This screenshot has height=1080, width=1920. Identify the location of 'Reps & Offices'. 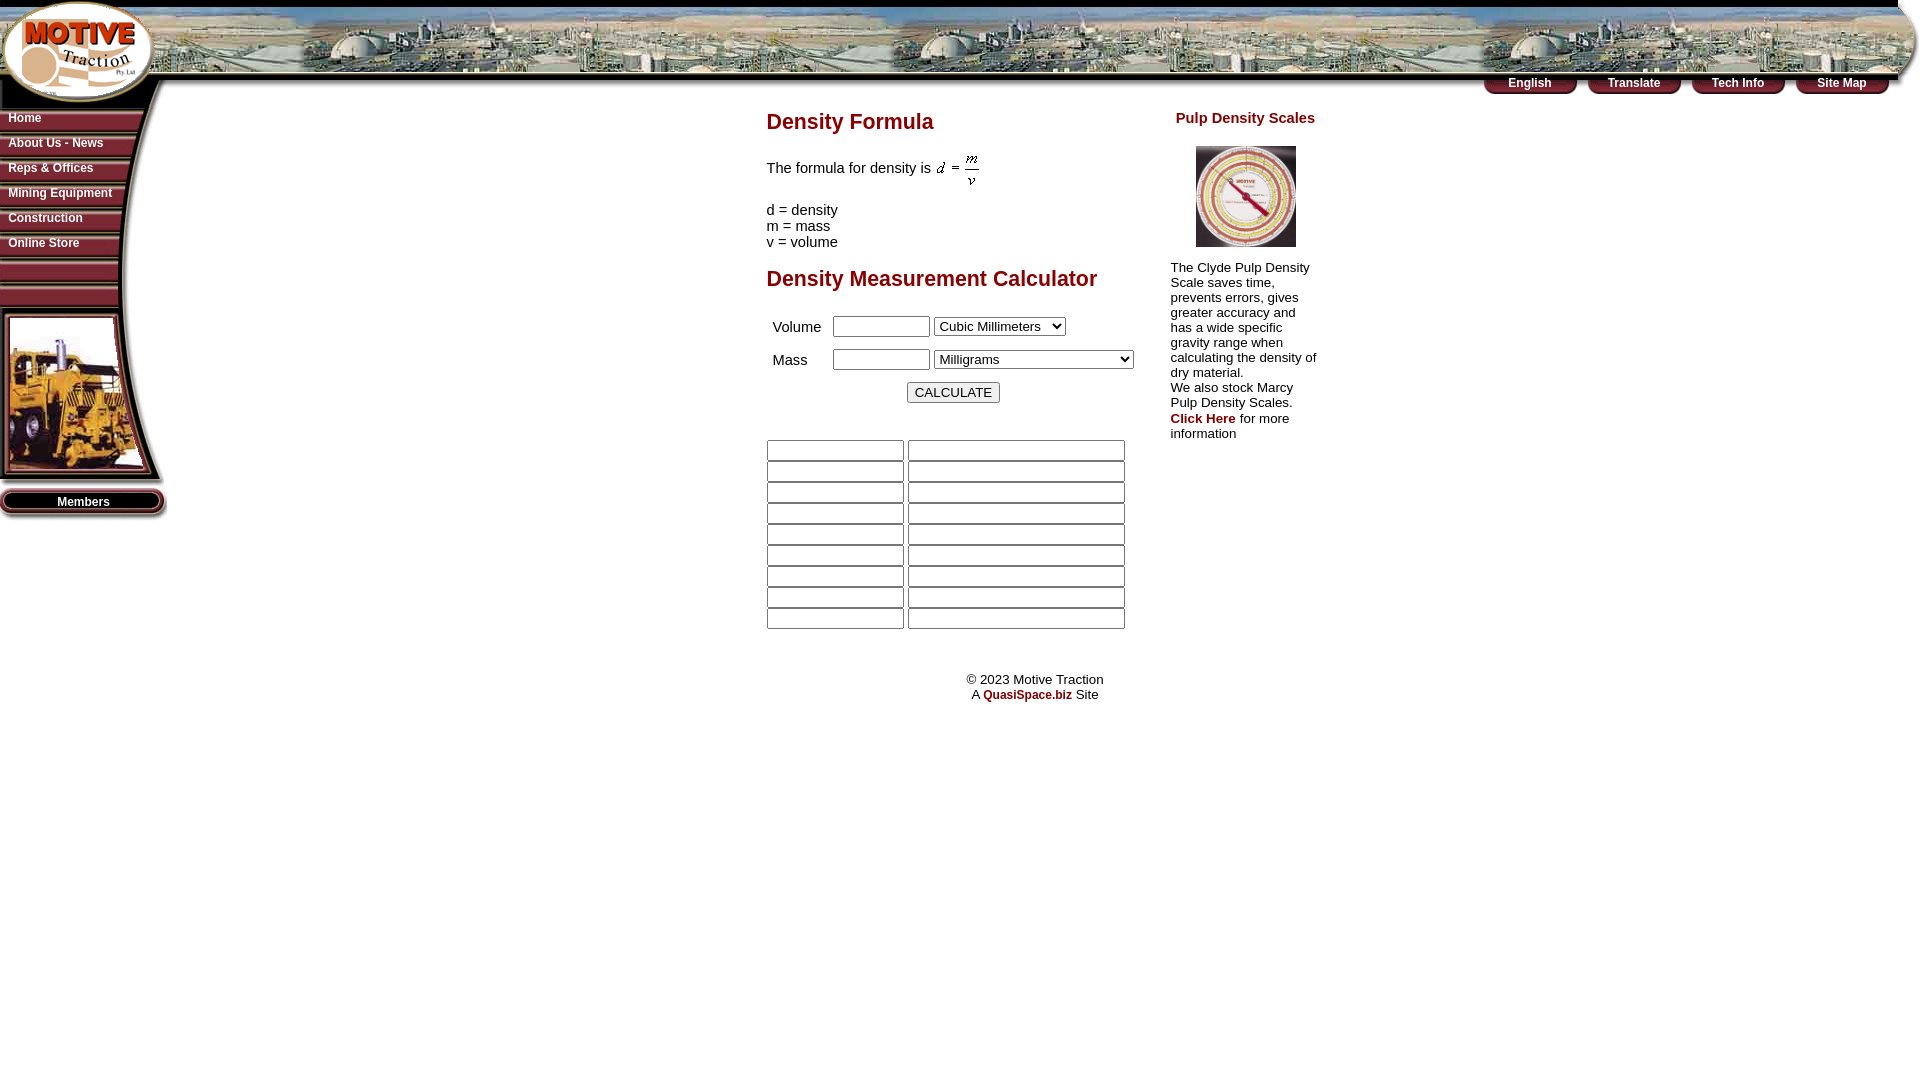
(50, 167).